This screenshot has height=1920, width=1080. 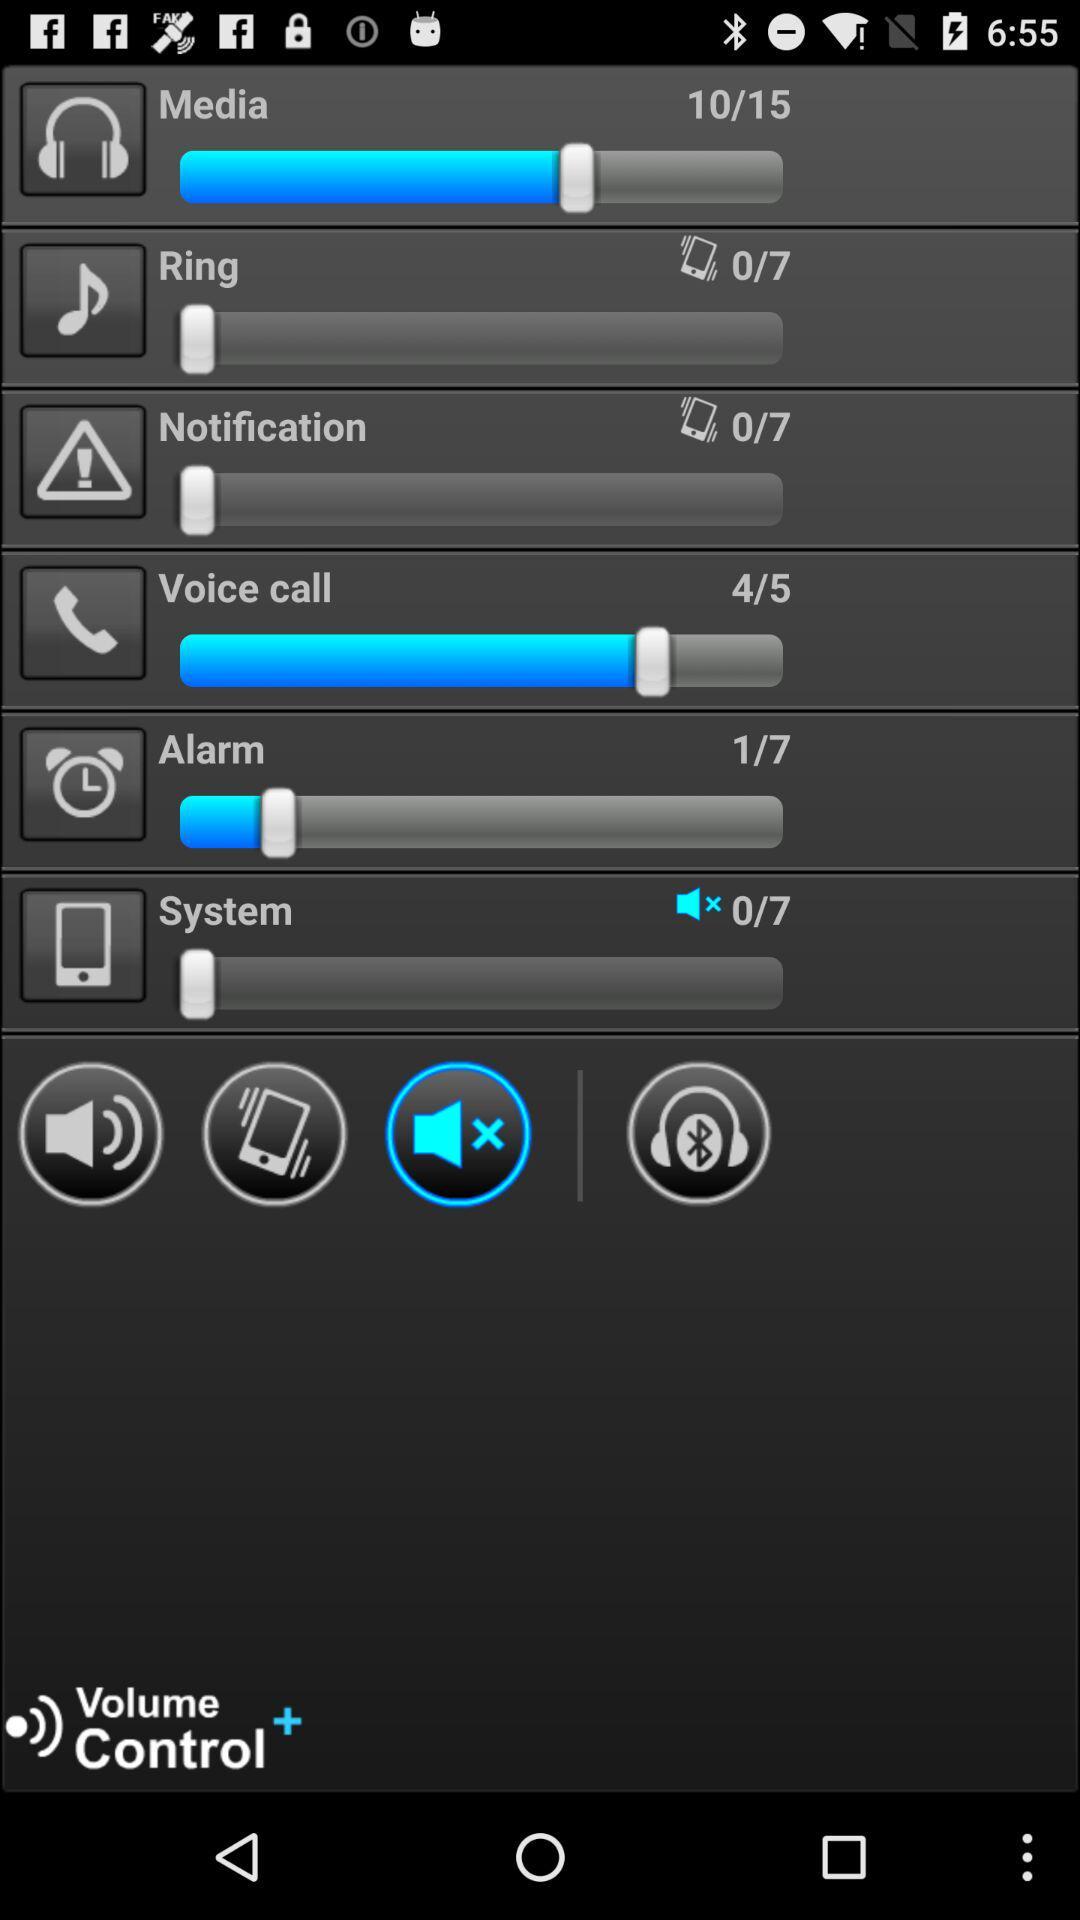 I want to click on the warning icon, so click(x=82, y=494).